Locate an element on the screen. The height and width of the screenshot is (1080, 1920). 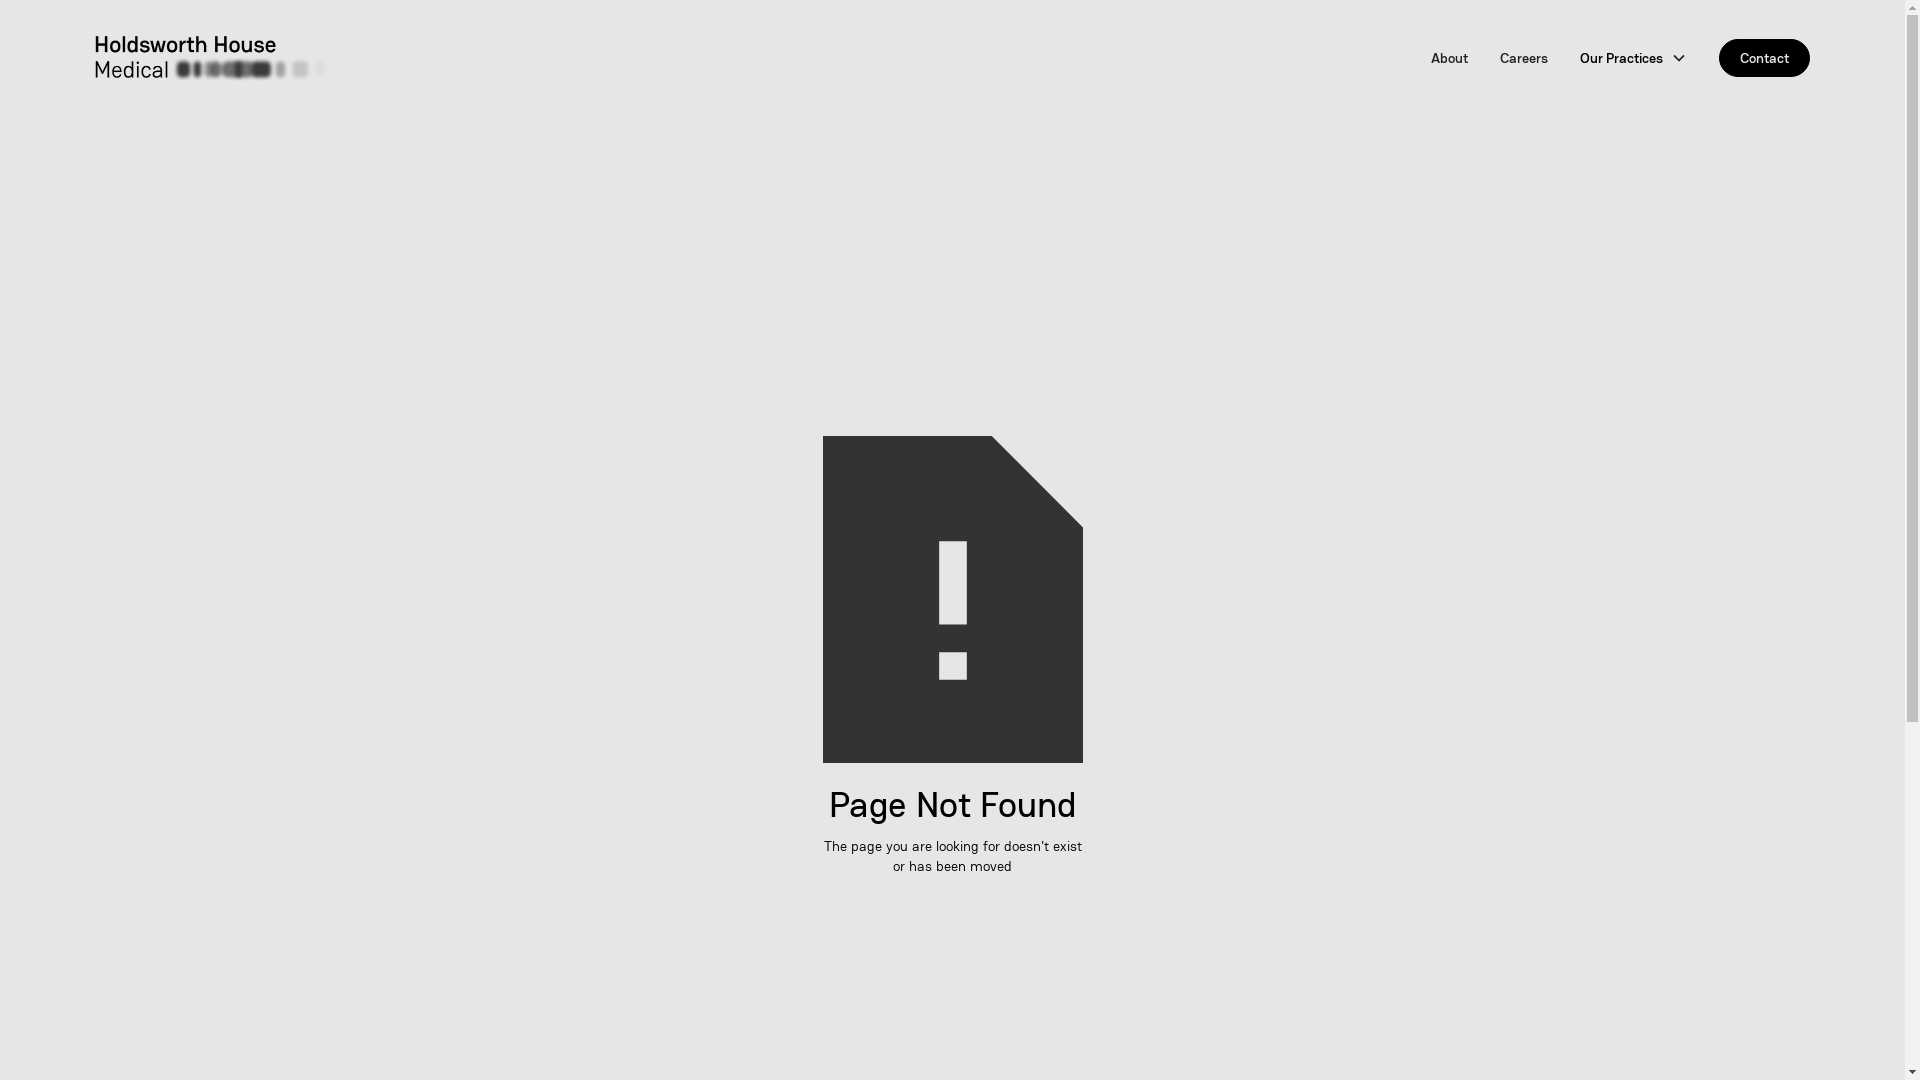
'About' is located at coordinates (1449, 56).